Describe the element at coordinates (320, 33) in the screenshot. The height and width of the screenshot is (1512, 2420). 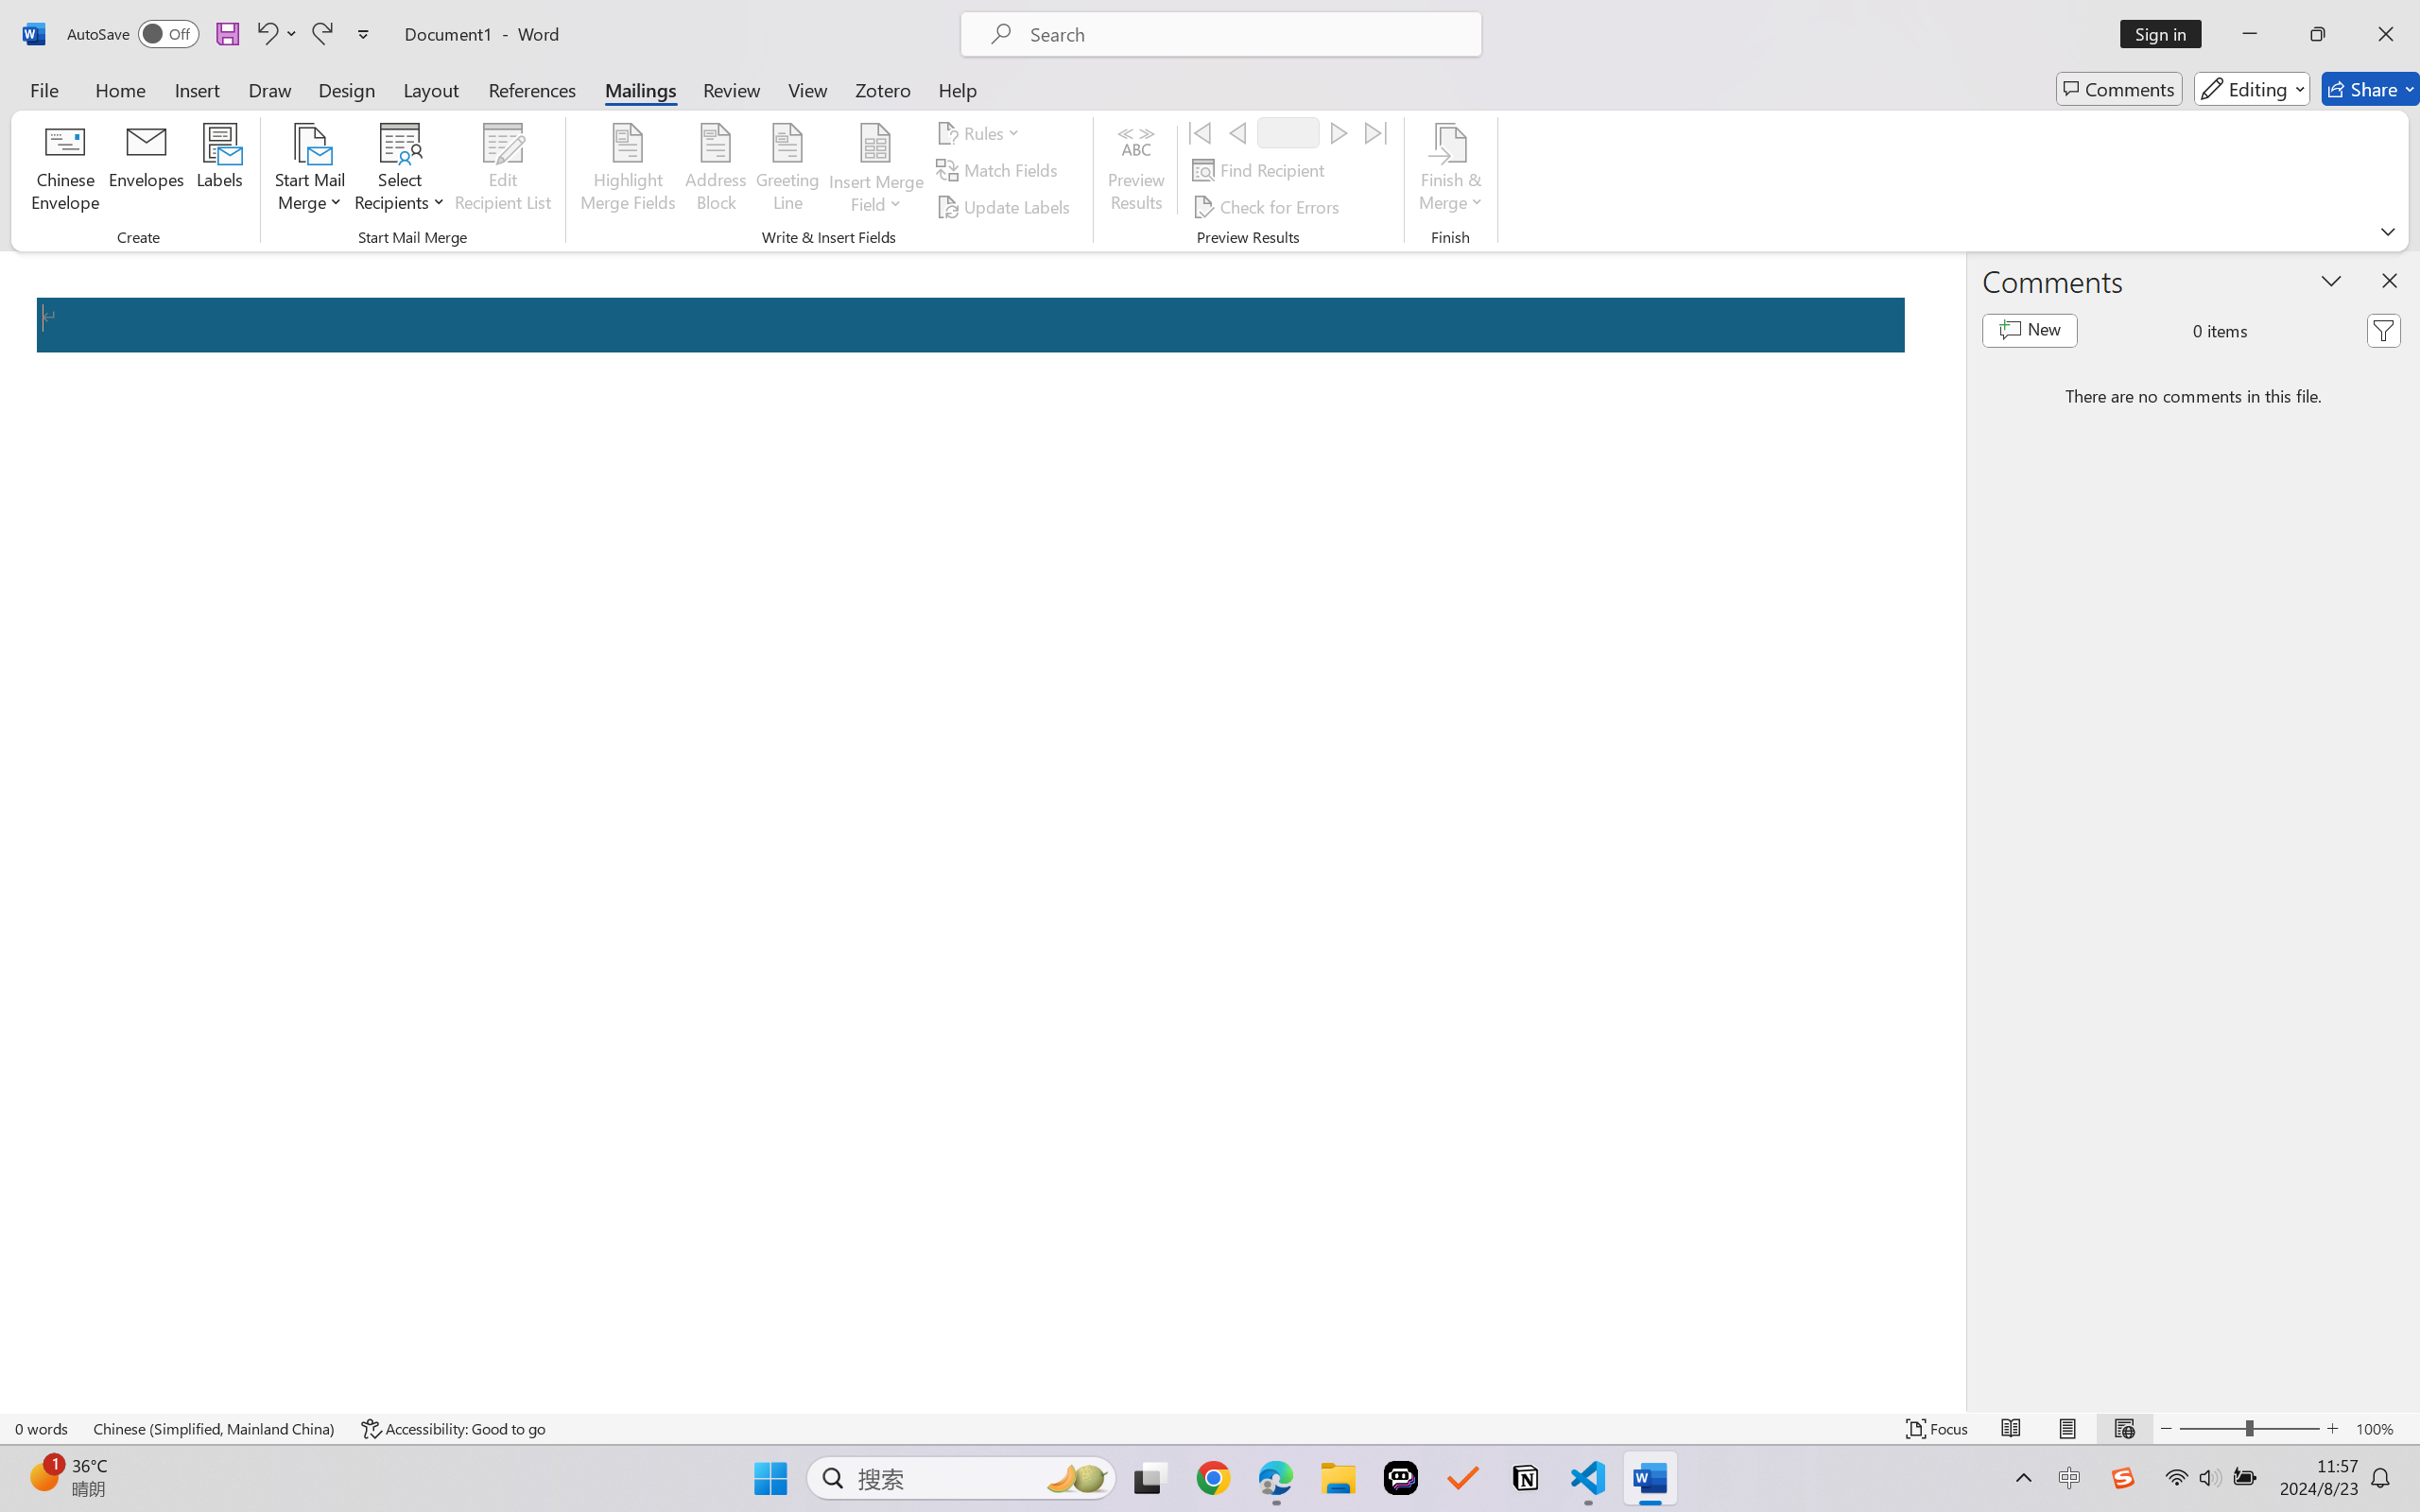
I see `'Redo Apply Quick Style'` at that location.